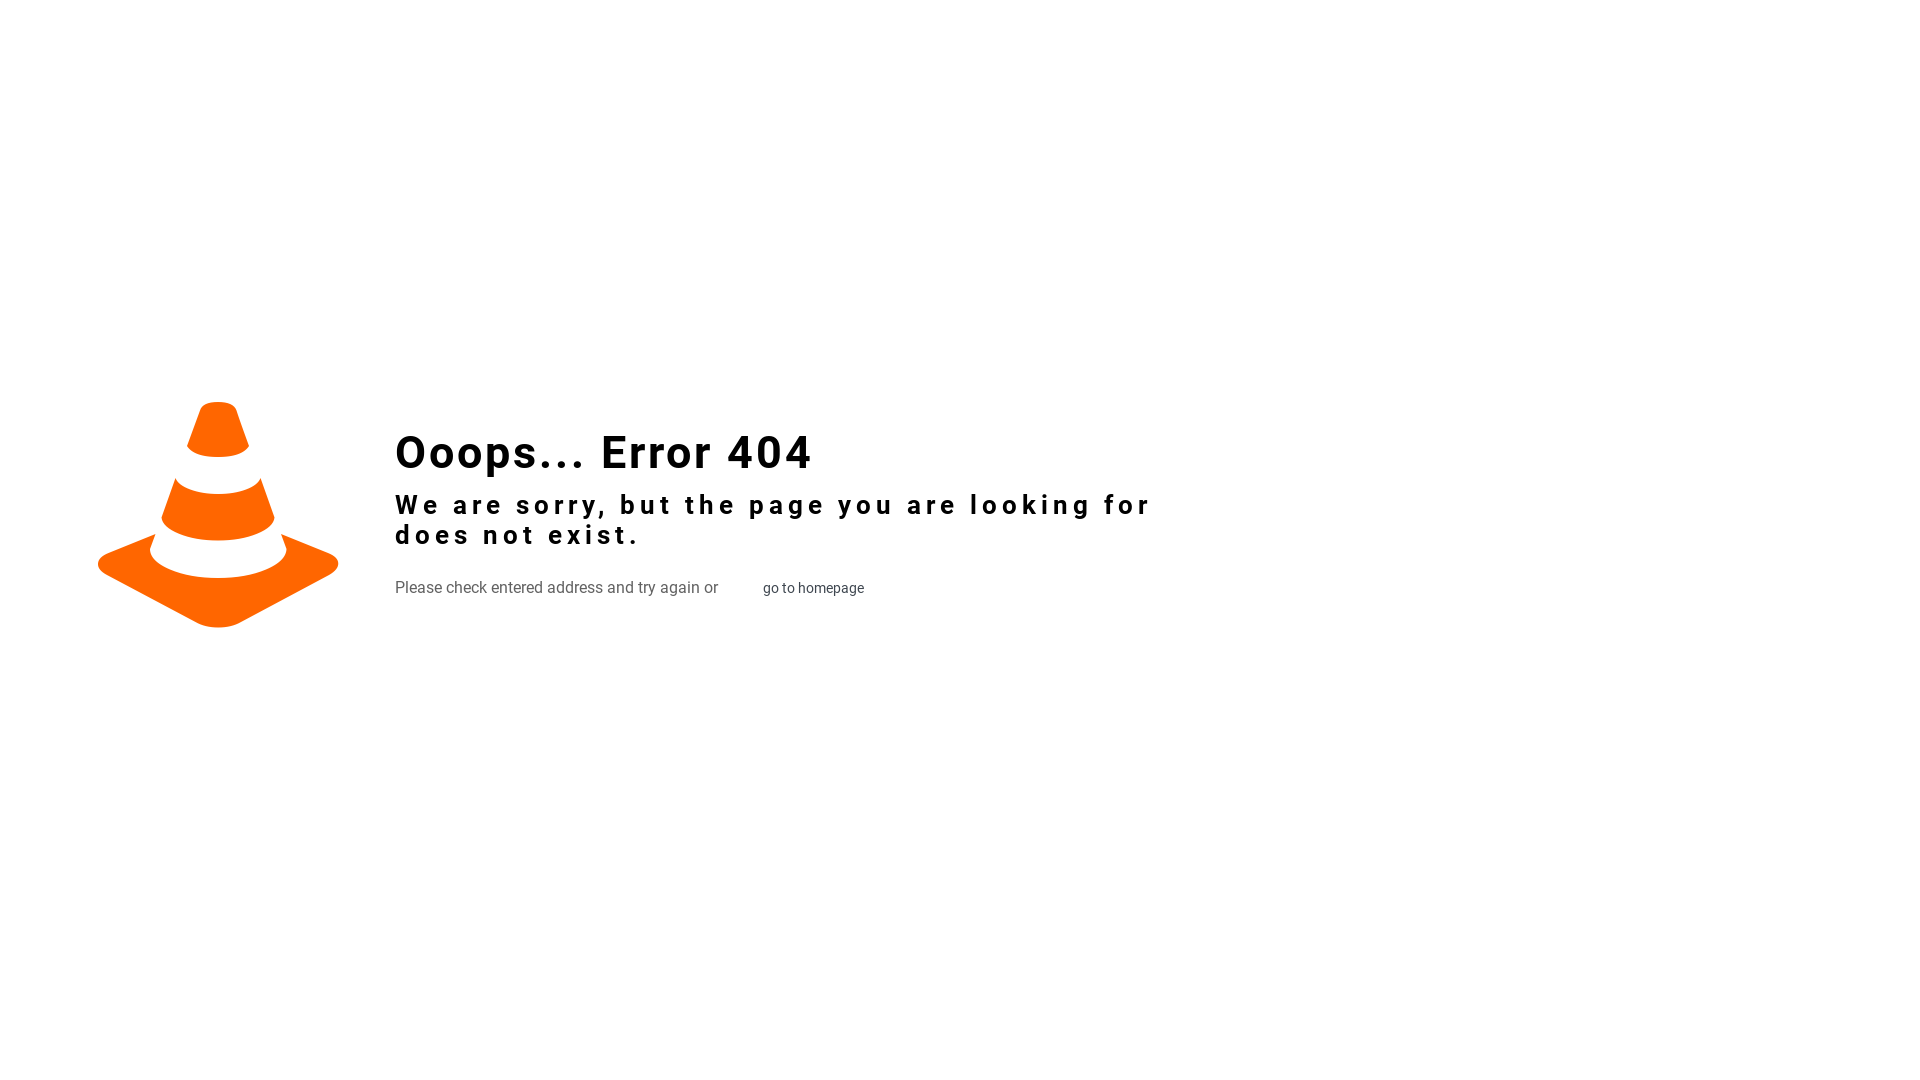 The height and width of the screenshot is (1080, 1920). What do you see at coordinates (741, 586) in the screenshot?
I see `'go to homepage'` at bounding box center [741, 586].